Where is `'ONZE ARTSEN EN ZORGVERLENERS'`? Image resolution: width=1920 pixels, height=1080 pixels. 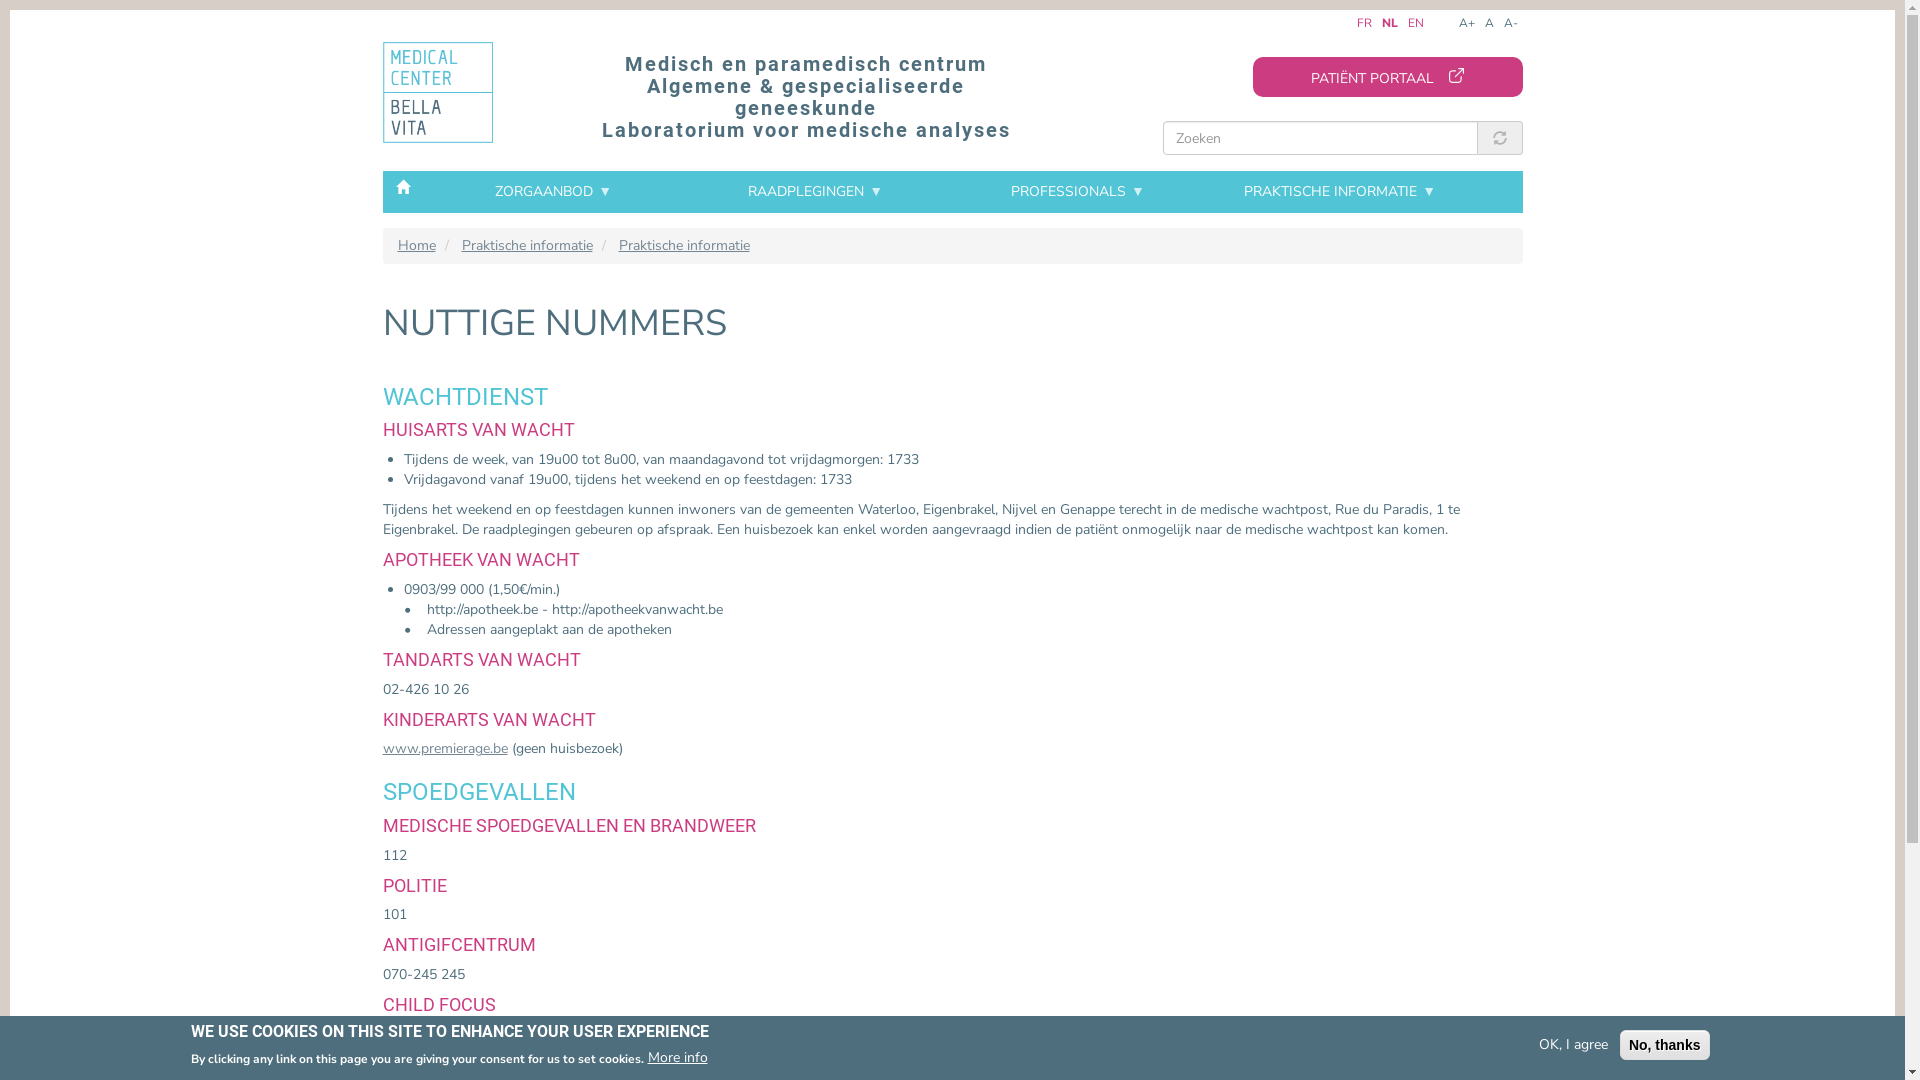 'ONZE ARTSEN EN ZORGVERLENERS' is located at coordinates (368, 322).